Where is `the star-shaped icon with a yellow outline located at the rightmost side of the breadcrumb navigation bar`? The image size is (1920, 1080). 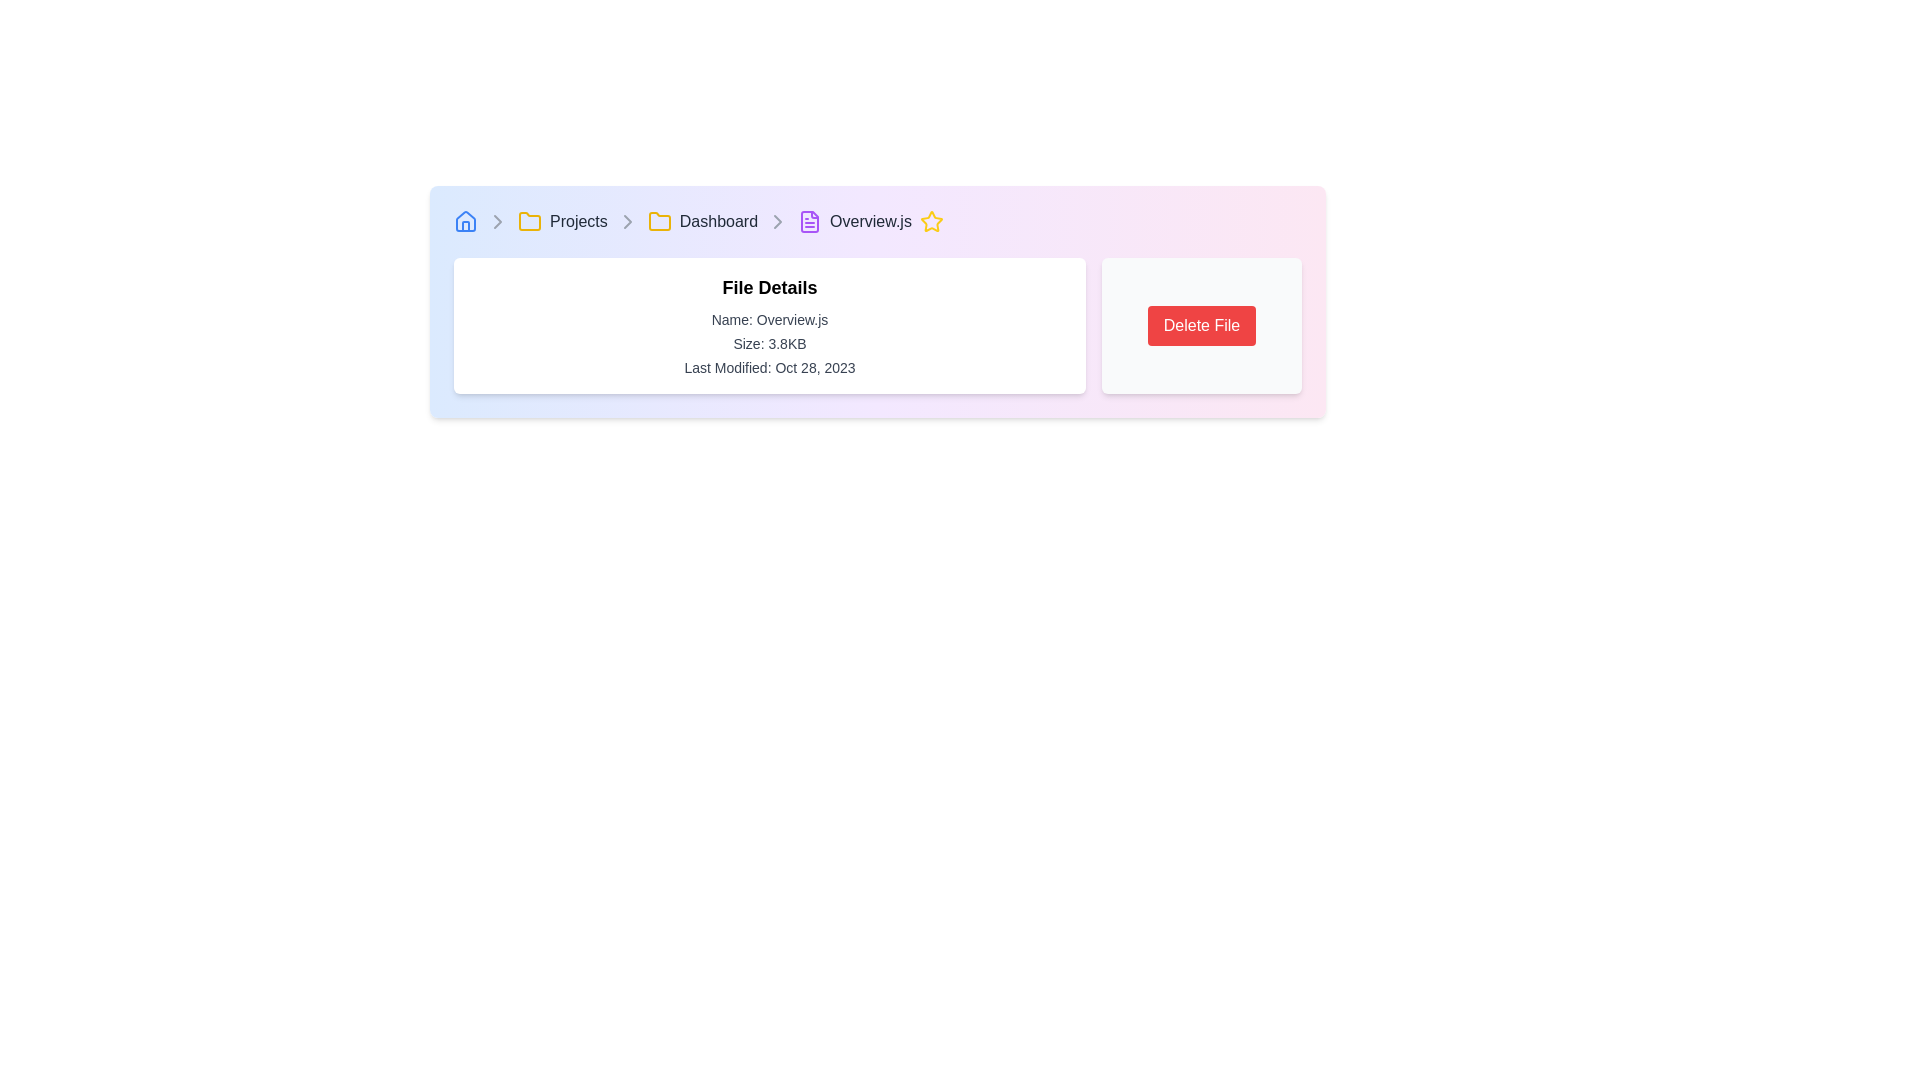
the star-shaped icon with a yellow outline located at the rightmost side of the breadcrumb navigation bar is located at coordinates (930, 222).